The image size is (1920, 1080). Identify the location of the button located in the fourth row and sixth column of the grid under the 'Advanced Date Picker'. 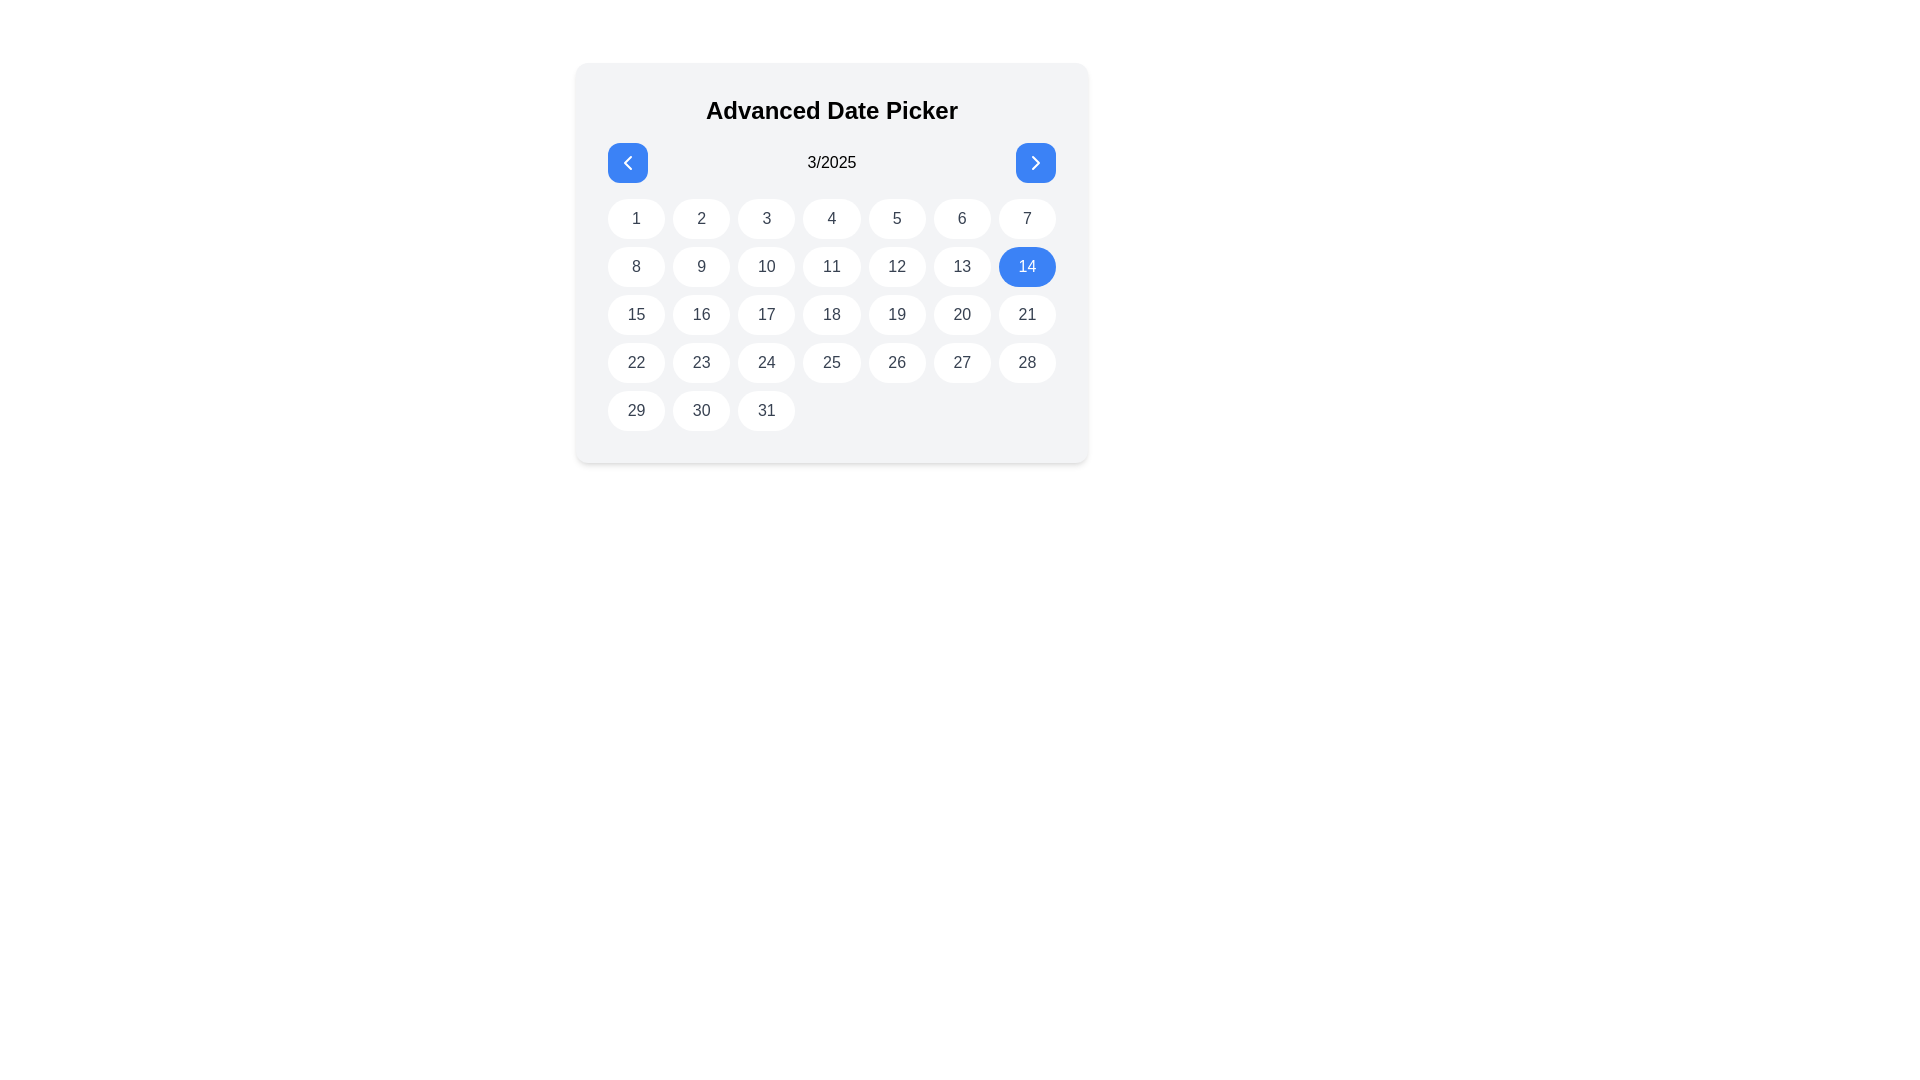
(961, 362).